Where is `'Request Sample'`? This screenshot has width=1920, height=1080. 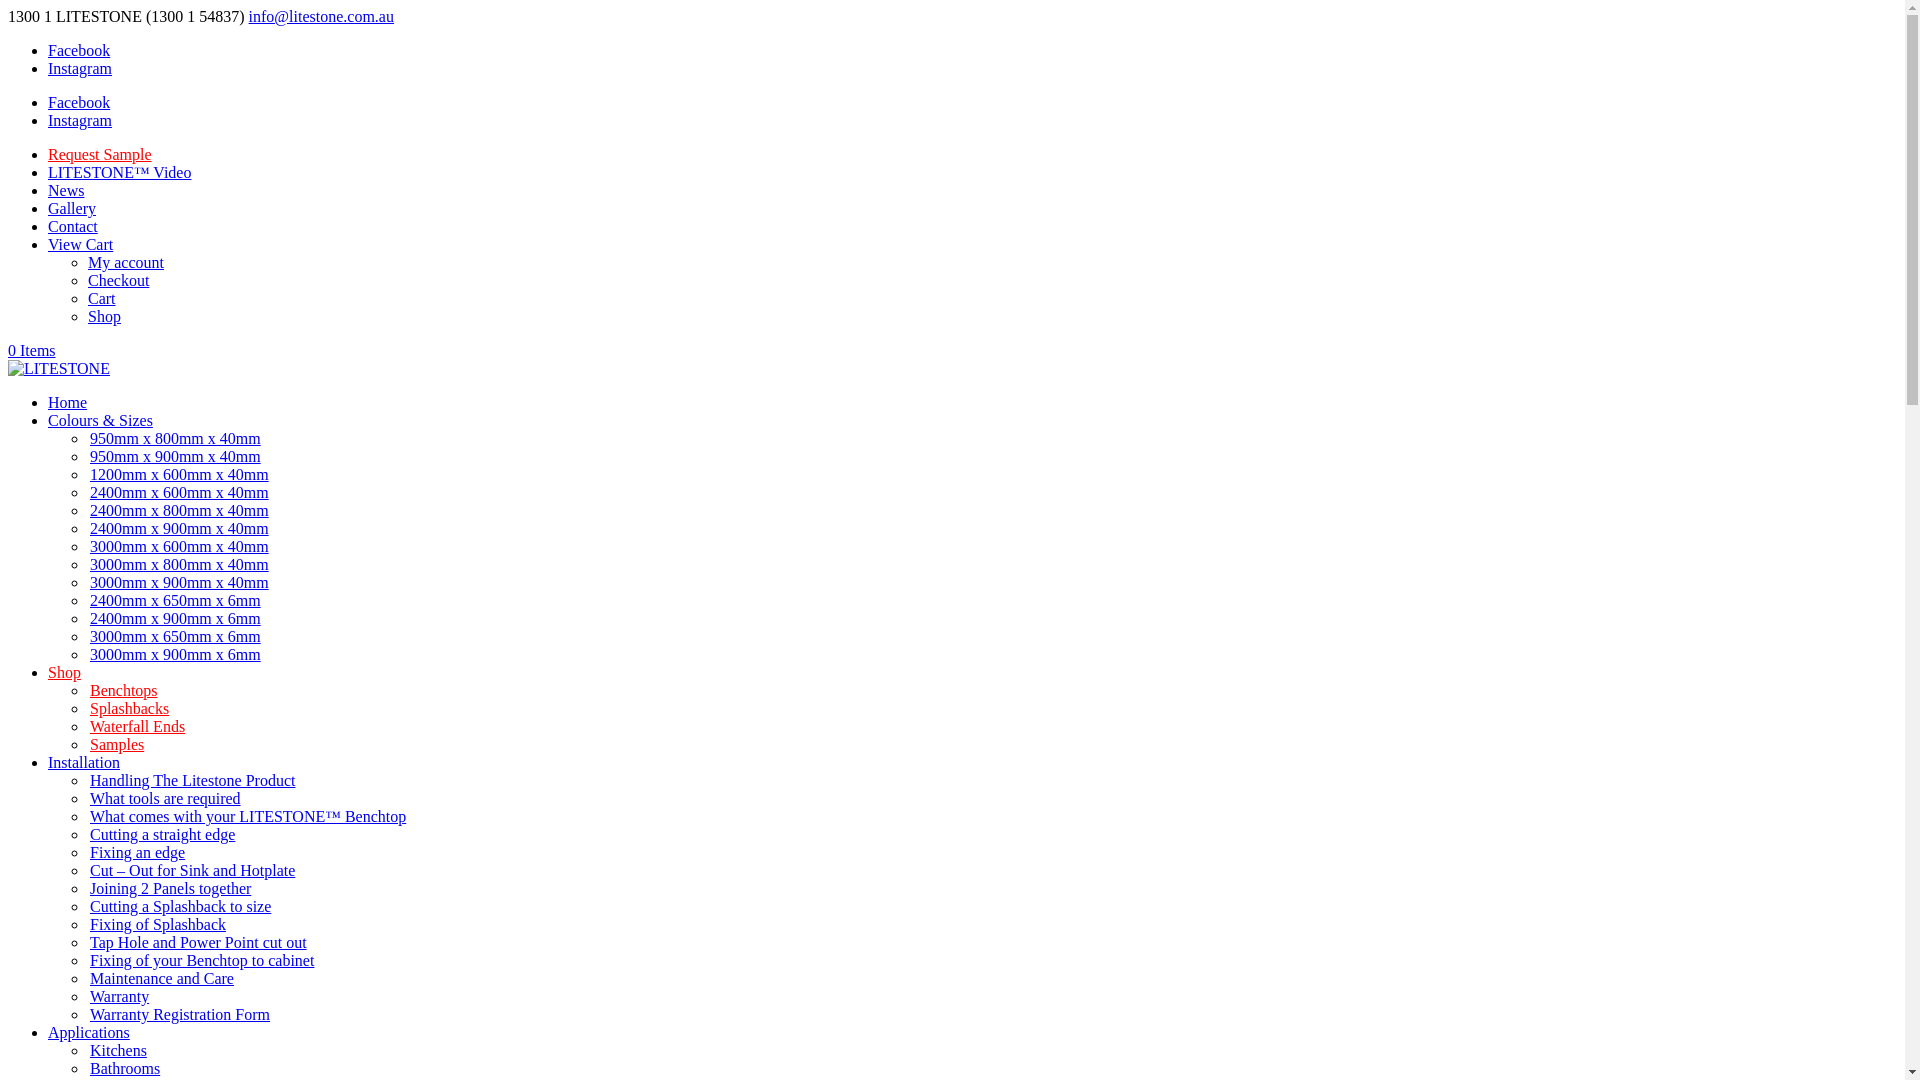
'Request Sample' is located at coordinates (99, 153).